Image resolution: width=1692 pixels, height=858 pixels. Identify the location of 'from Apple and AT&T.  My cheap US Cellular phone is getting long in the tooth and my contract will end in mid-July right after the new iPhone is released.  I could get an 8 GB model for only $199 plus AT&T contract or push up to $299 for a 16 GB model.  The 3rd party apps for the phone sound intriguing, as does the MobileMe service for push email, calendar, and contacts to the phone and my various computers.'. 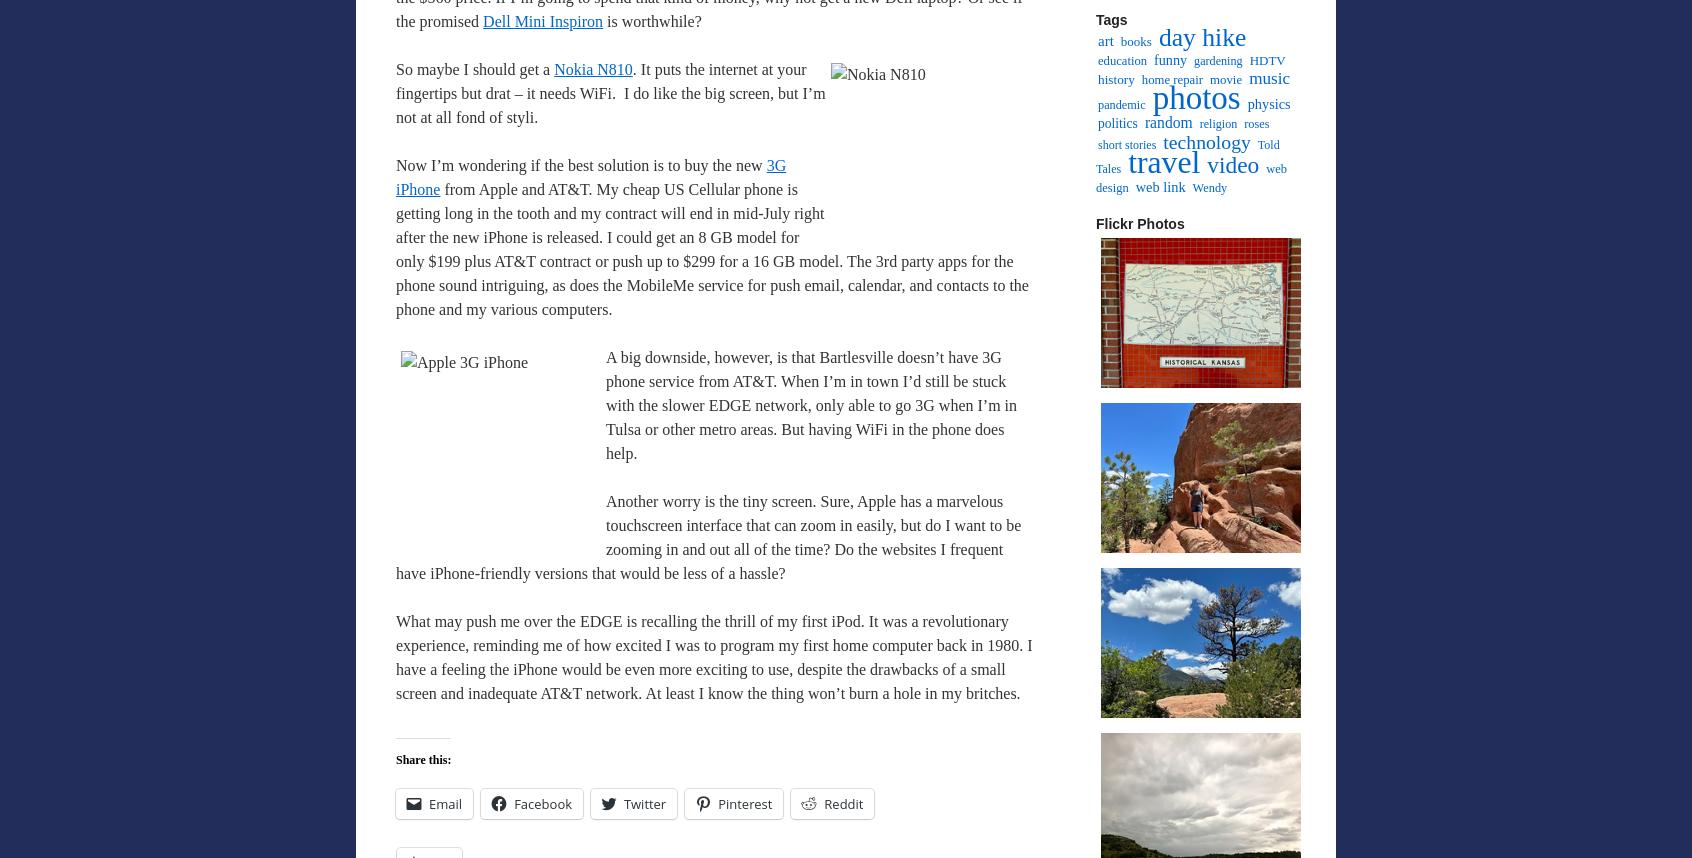
(710, 248).